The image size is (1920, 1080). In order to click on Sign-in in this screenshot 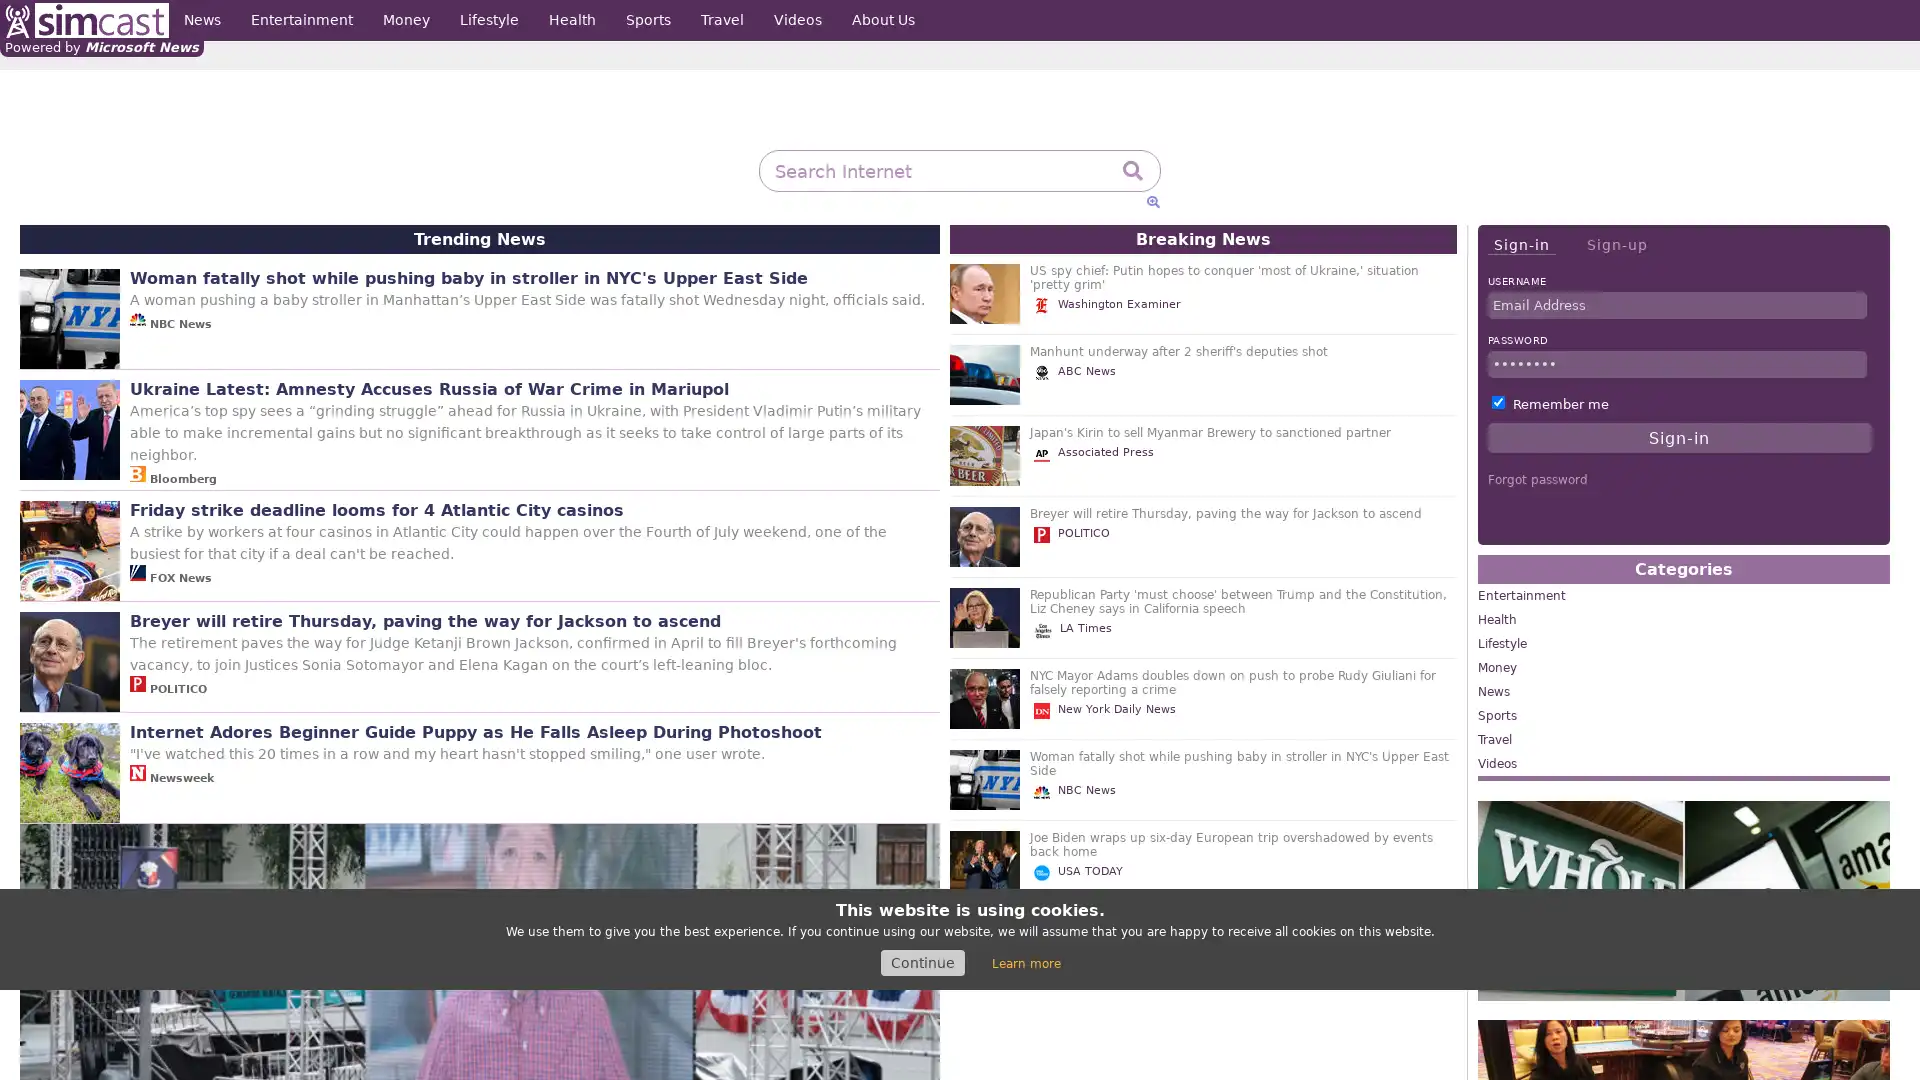, I will do `click(1679, 437)`.